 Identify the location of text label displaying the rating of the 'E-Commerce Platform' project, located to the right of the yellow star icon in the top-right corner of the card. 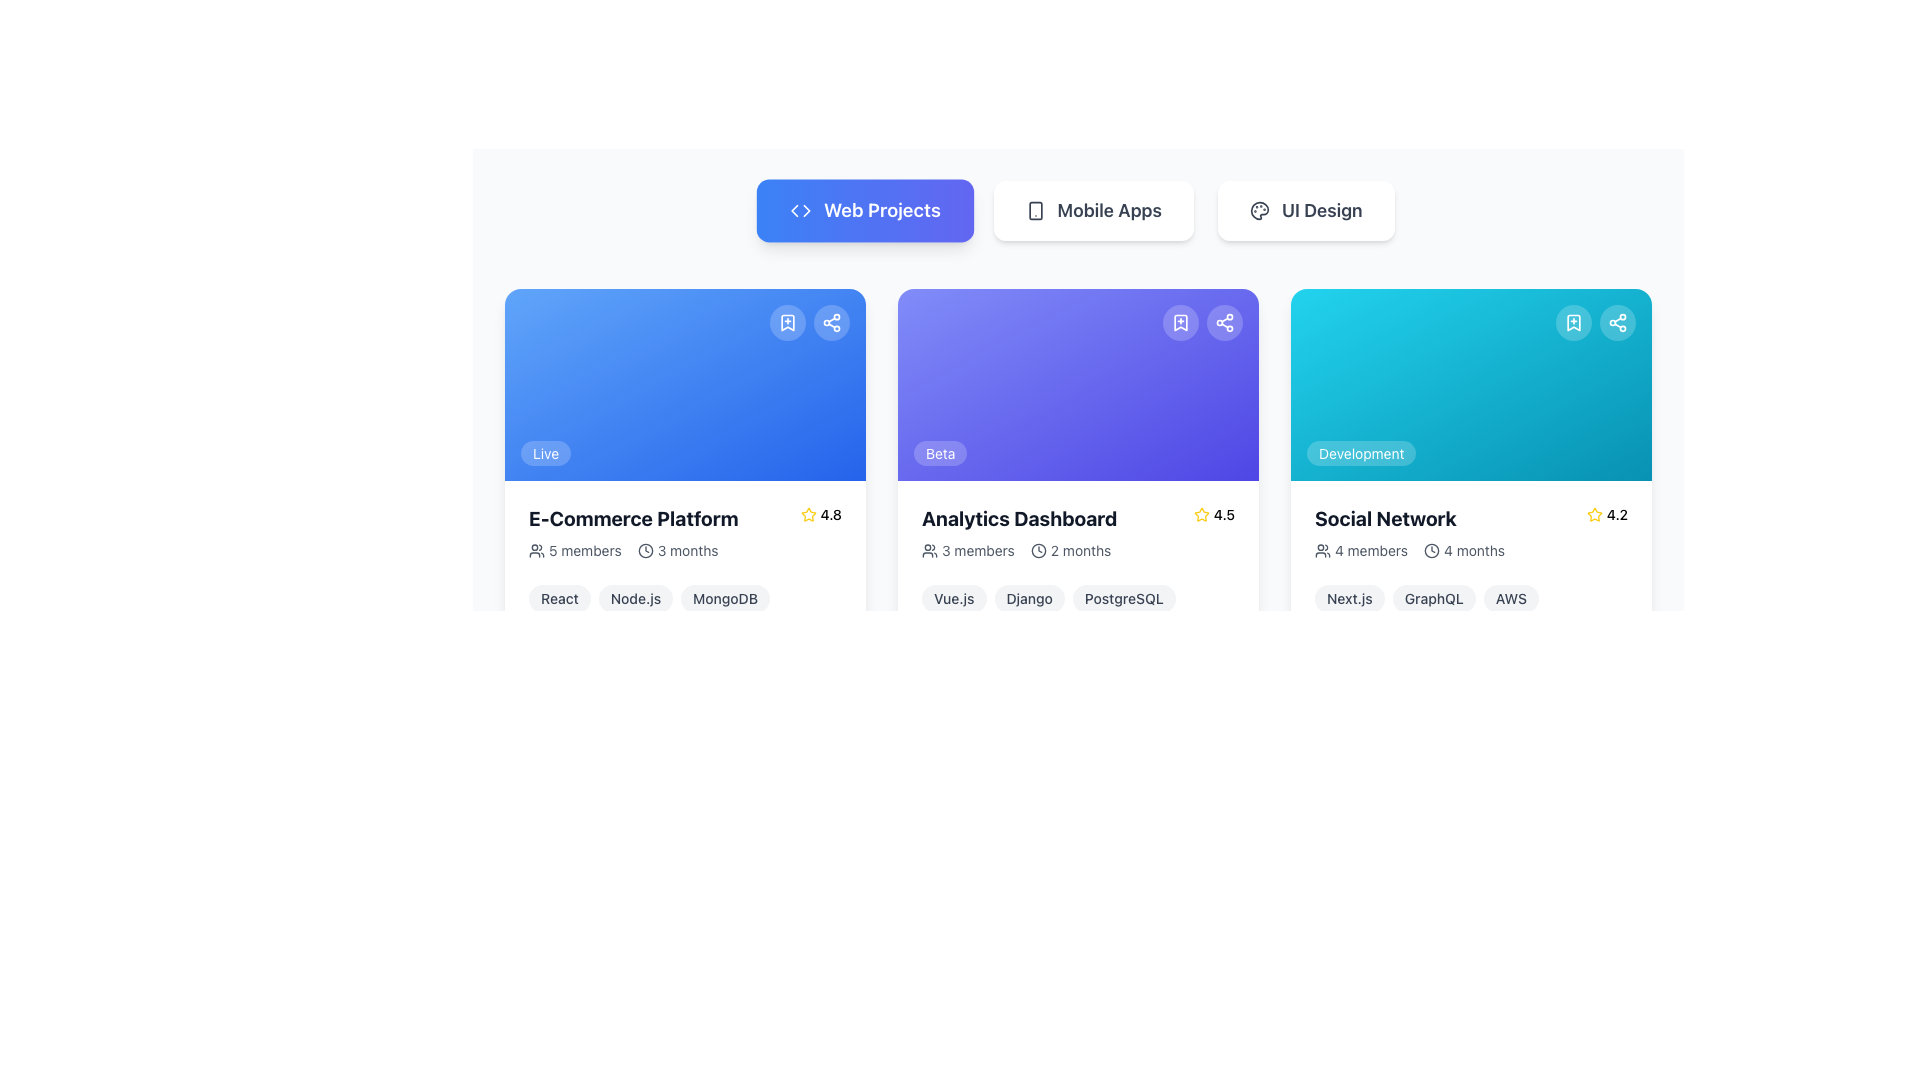
(831, 514).